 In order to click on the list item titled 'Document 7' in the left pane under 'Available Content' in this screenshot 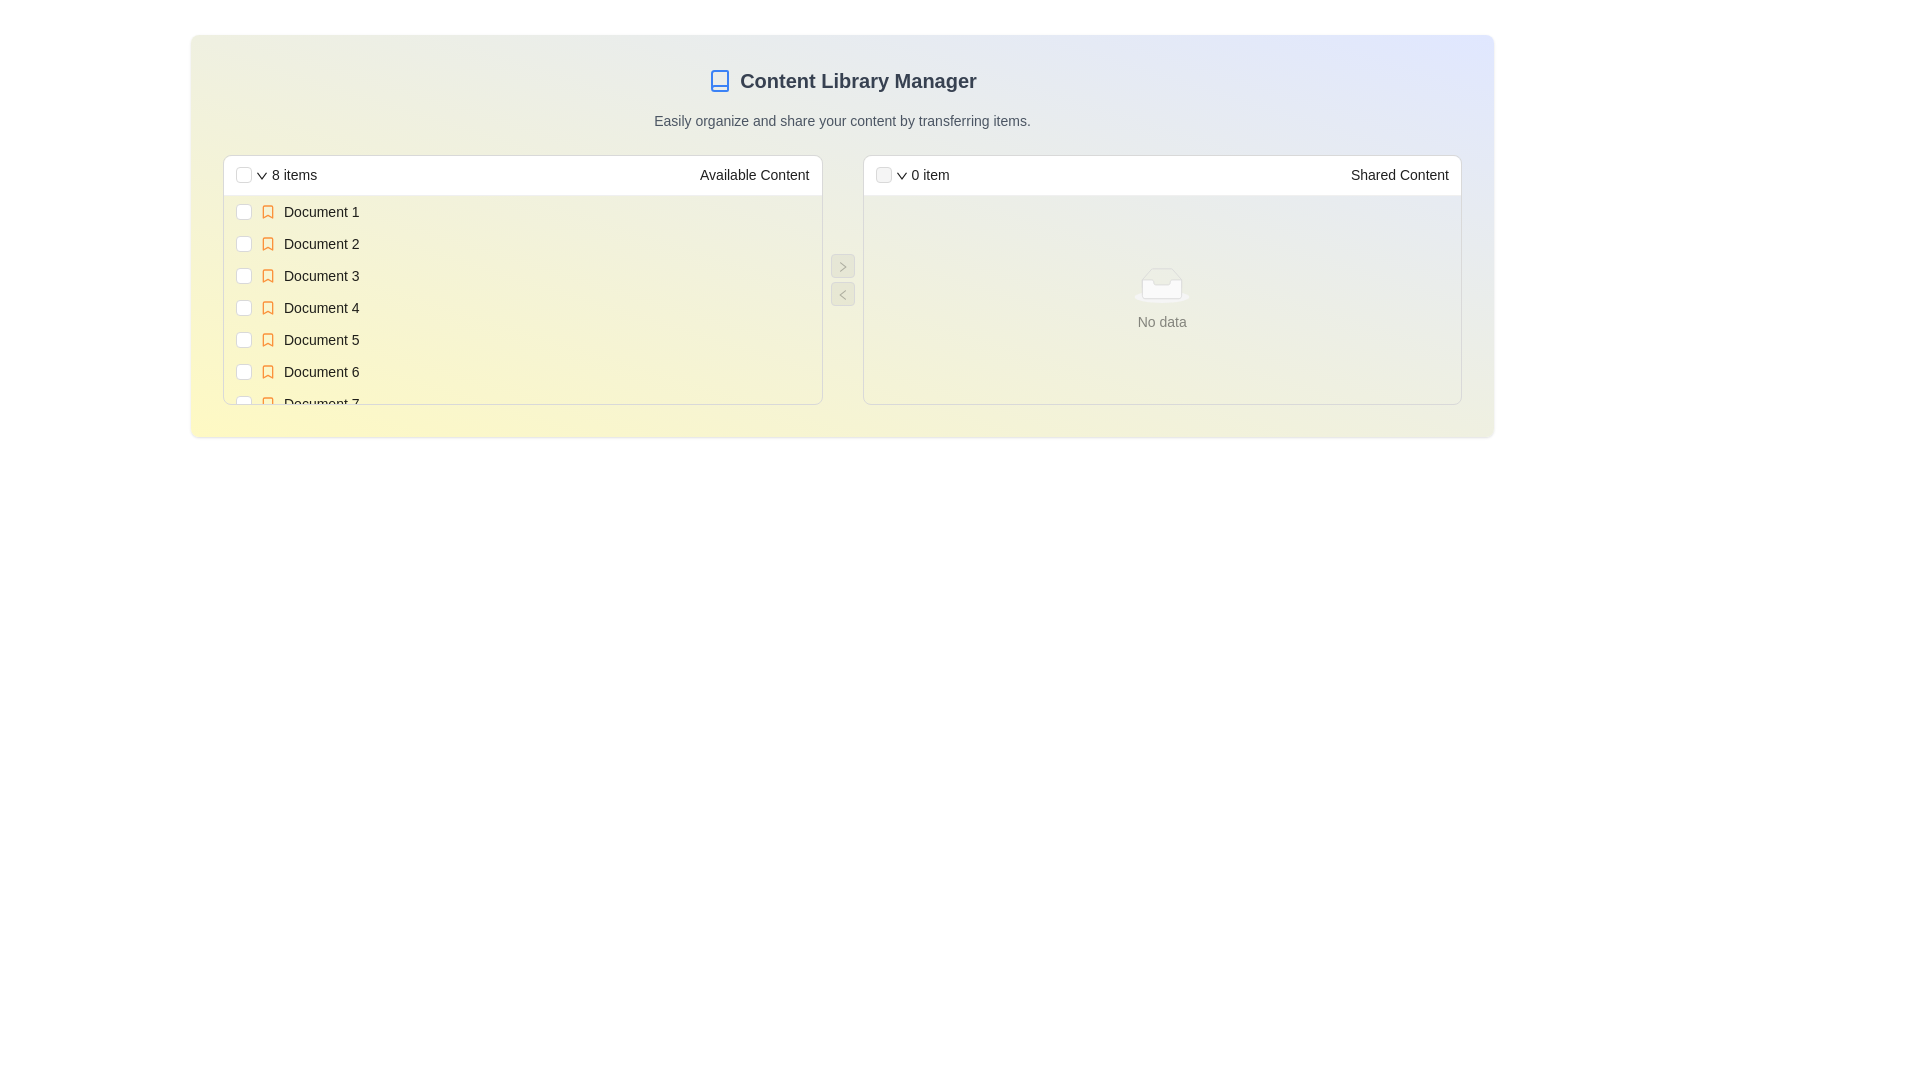, I will do `click(534, 404)`.